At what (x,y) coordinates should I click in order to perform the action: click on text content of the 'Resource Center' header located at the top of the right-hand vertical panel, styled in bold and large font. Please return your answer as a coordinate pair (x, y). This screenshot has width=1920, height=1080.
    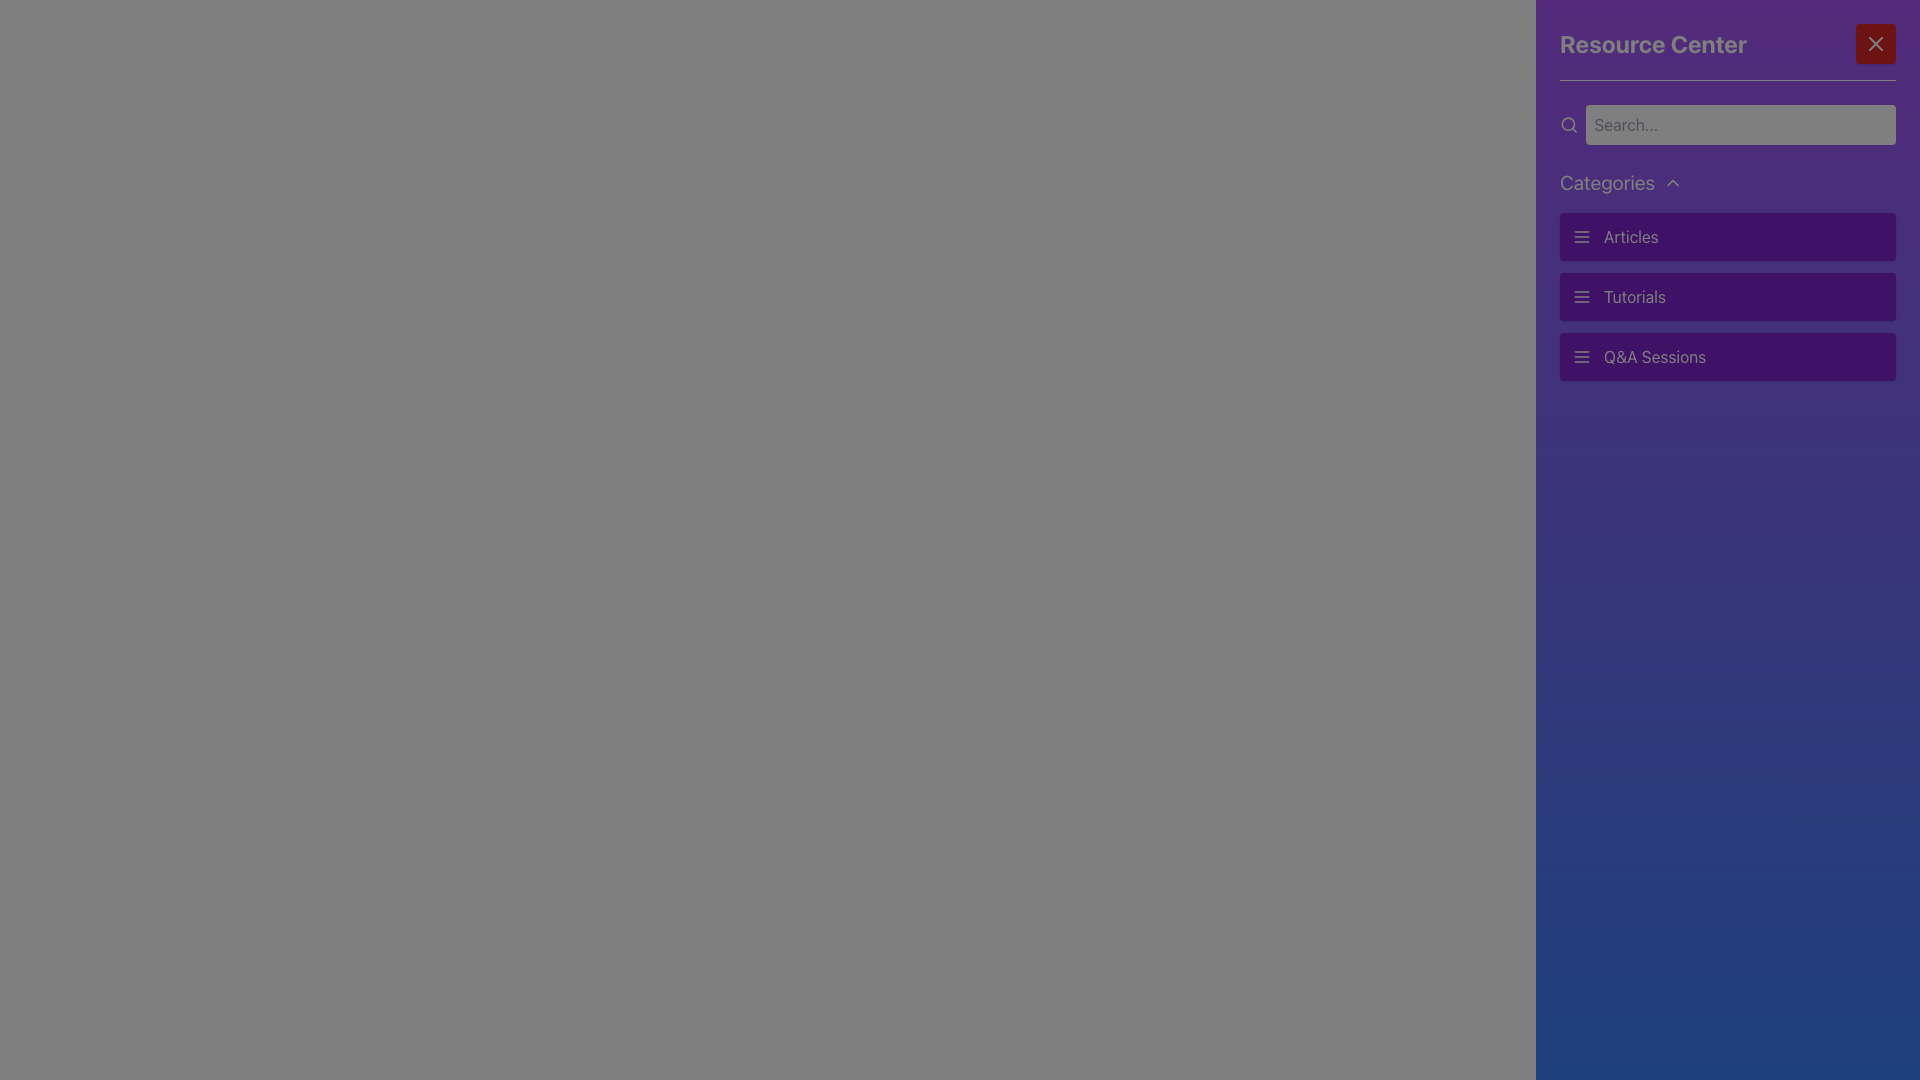
    Looking at the image, I should click on (1727, 50).